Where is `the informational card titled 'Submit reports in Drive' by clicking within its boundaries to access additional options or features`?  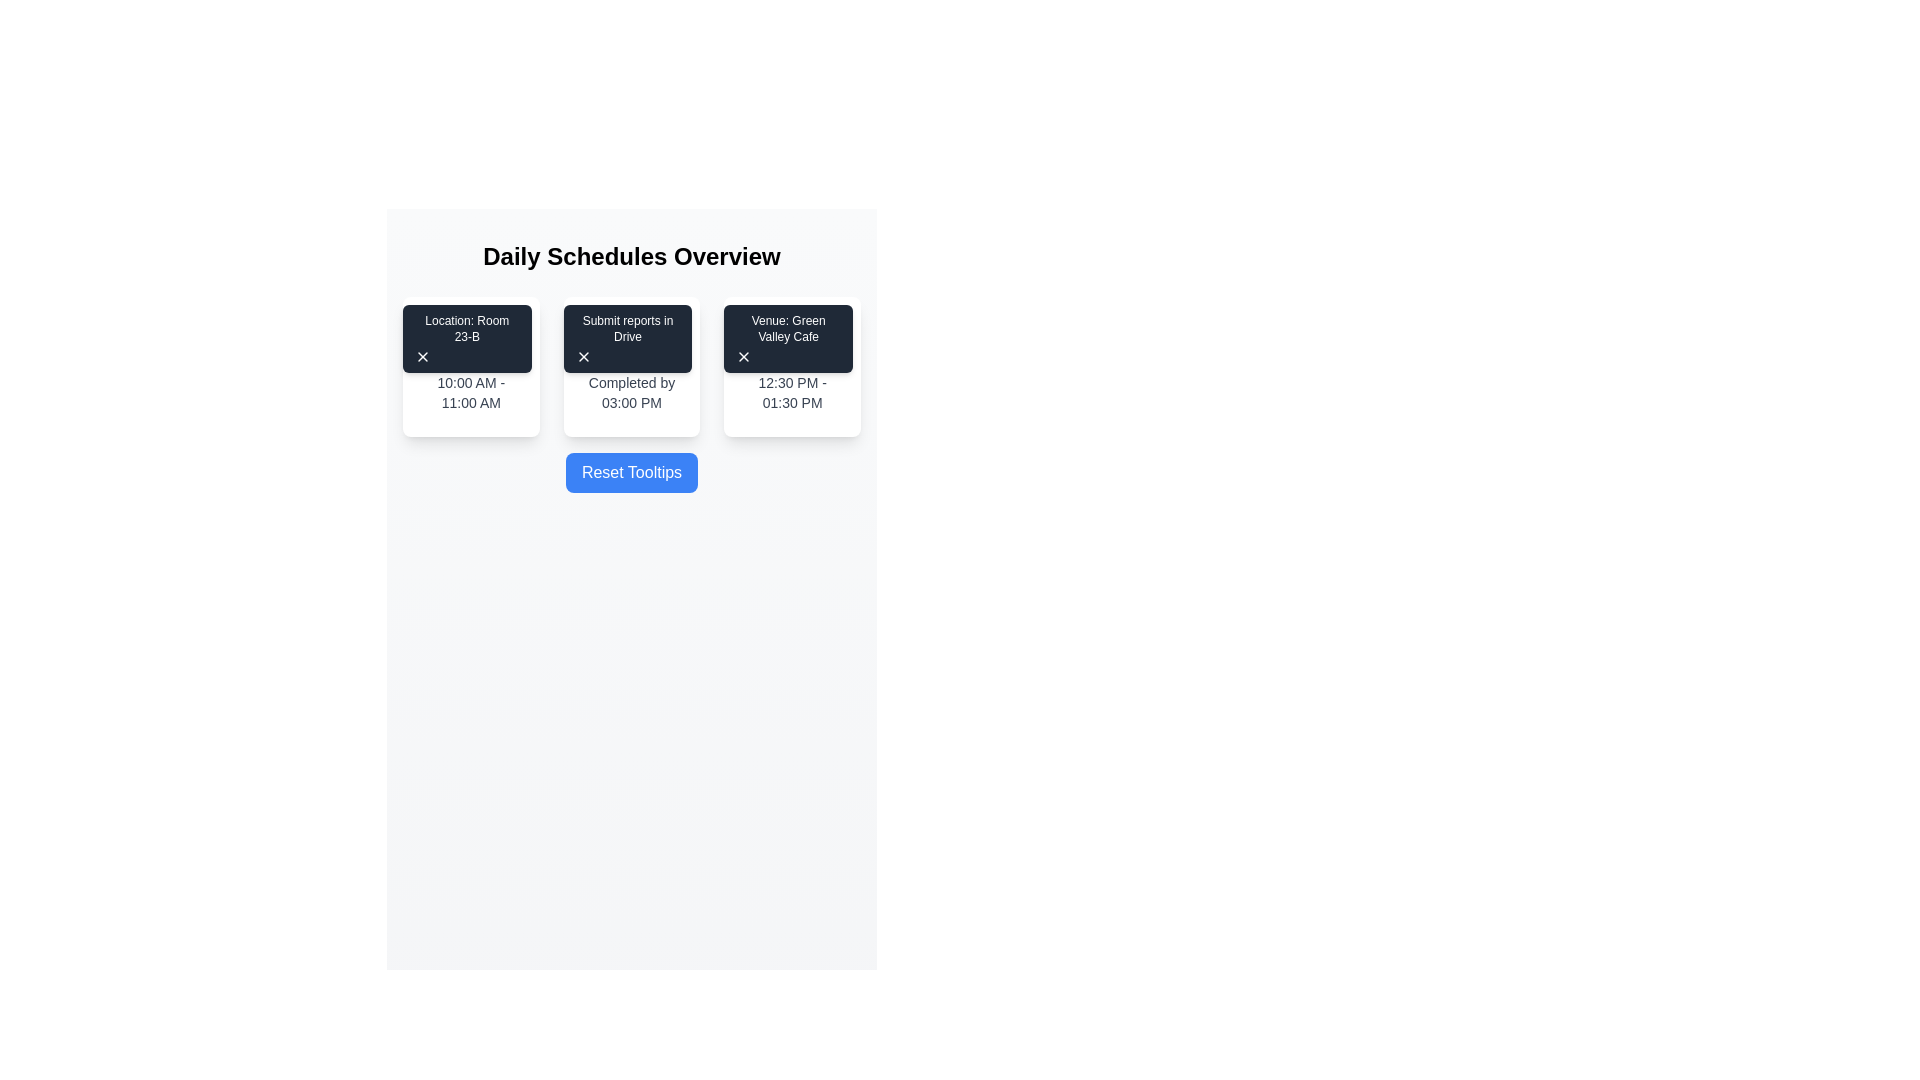
the informational card titled 'Submit reports in Drive' by clicking within its boundaries to access additional options or features is located at coordinates (631, 366).